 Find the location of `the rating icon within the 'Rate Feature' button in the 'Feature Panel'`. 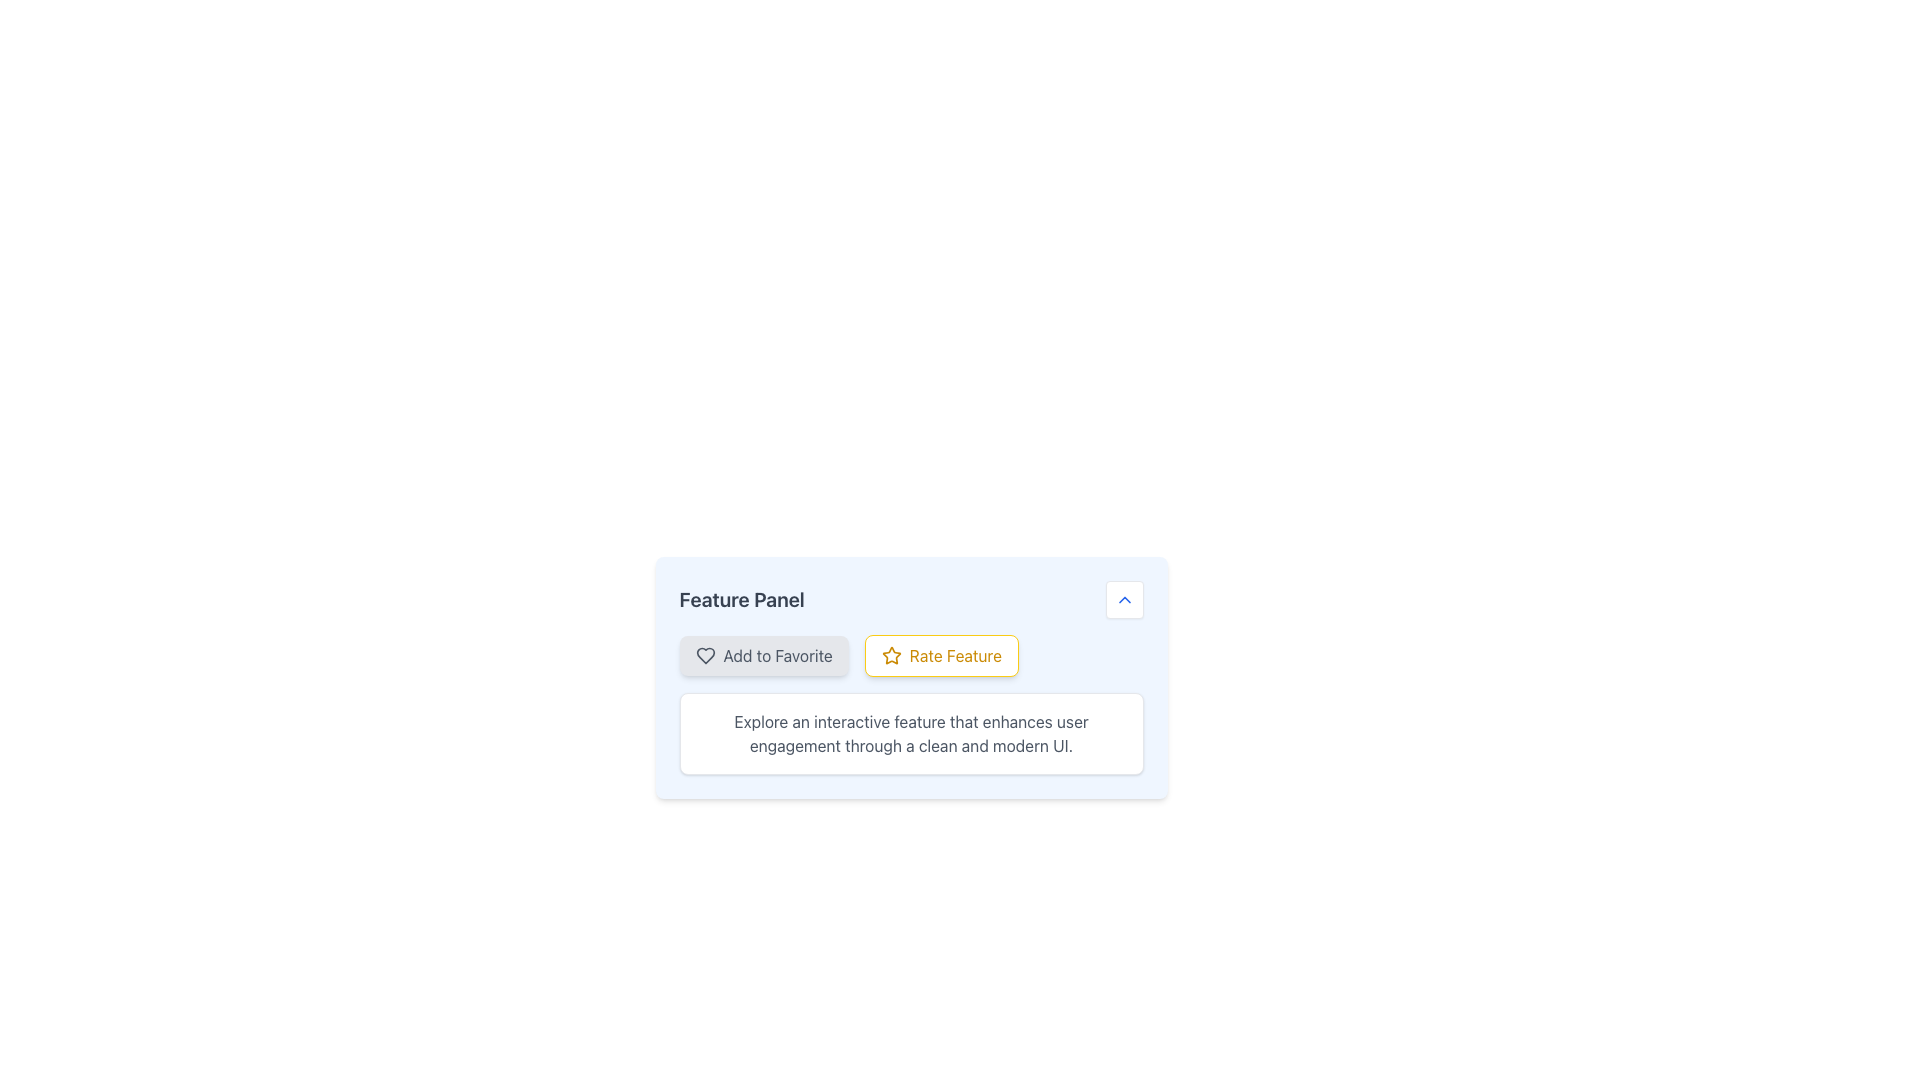

the rating icon within the 'Rate Feature' button in the 'Feature Panel' is located at coordinates (890, 655).